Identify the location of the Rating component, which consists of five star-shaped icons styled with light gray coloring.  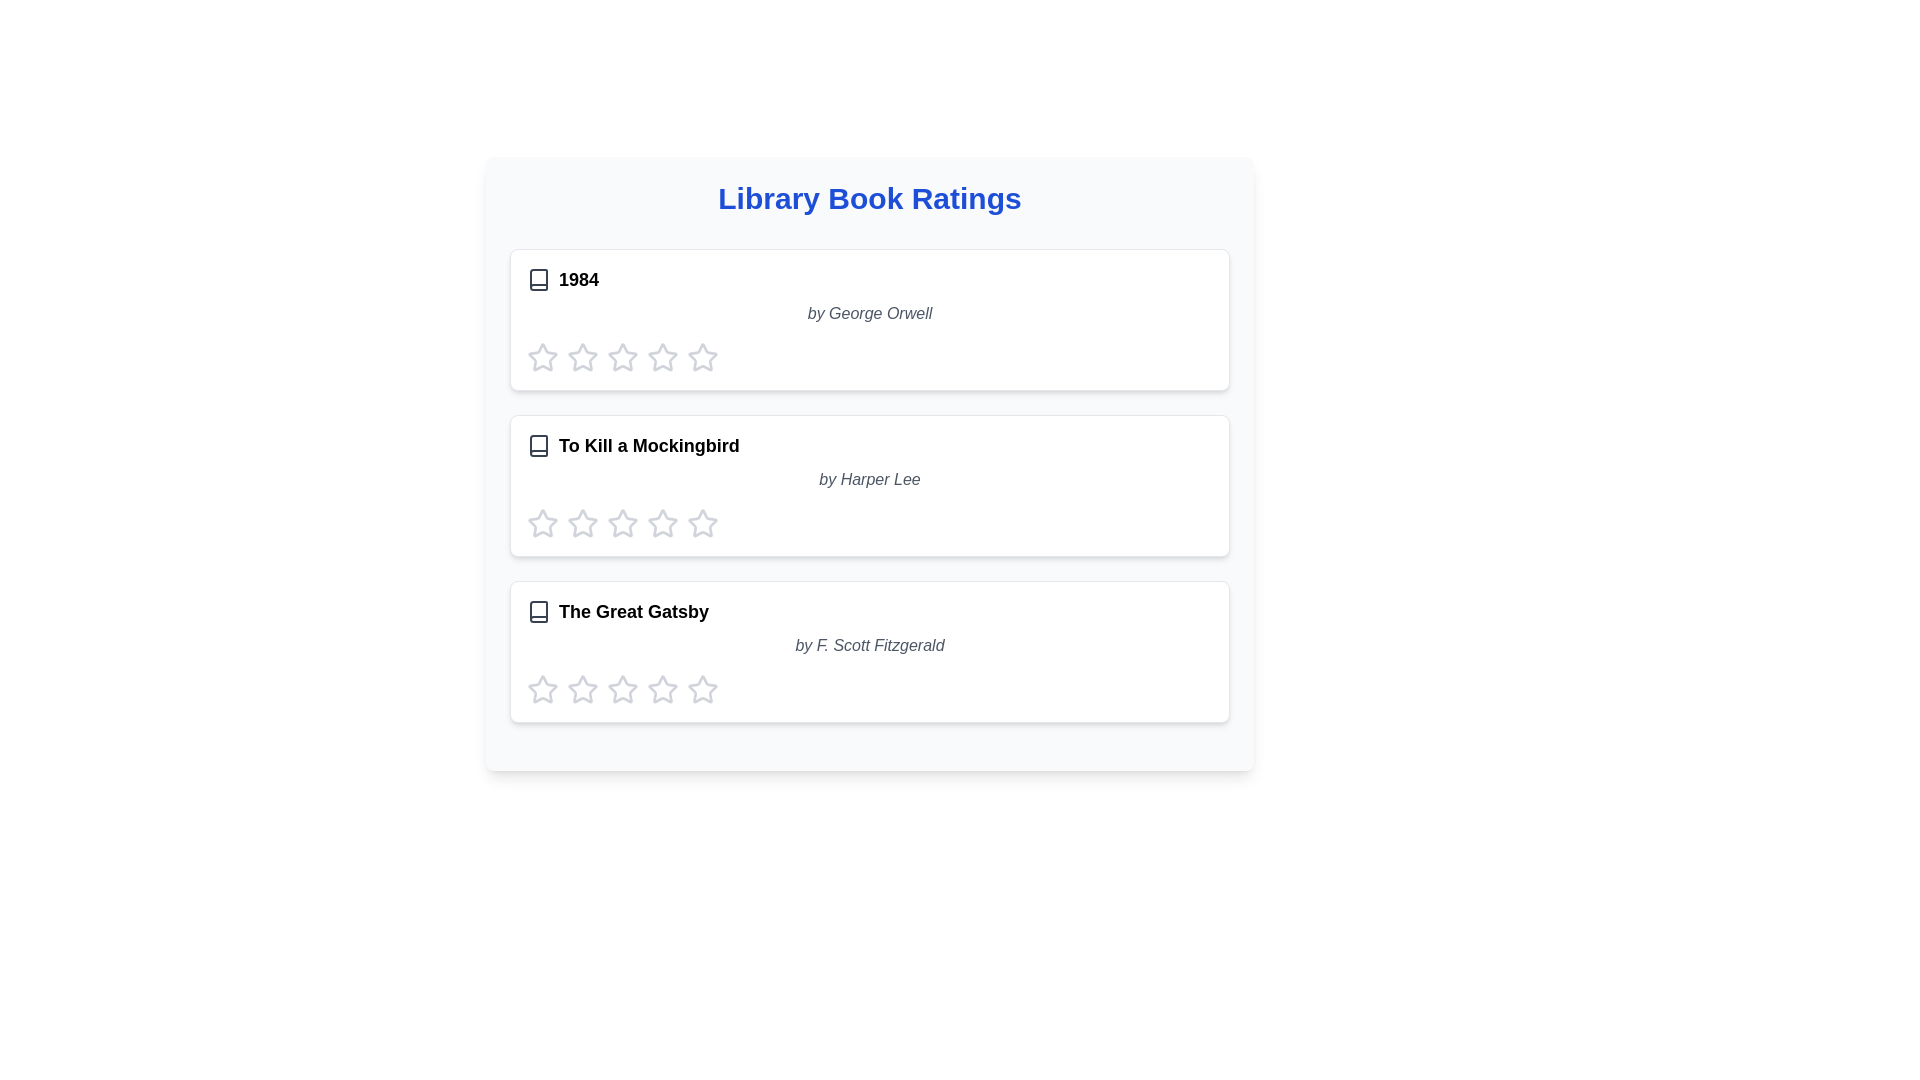
(869, 689).